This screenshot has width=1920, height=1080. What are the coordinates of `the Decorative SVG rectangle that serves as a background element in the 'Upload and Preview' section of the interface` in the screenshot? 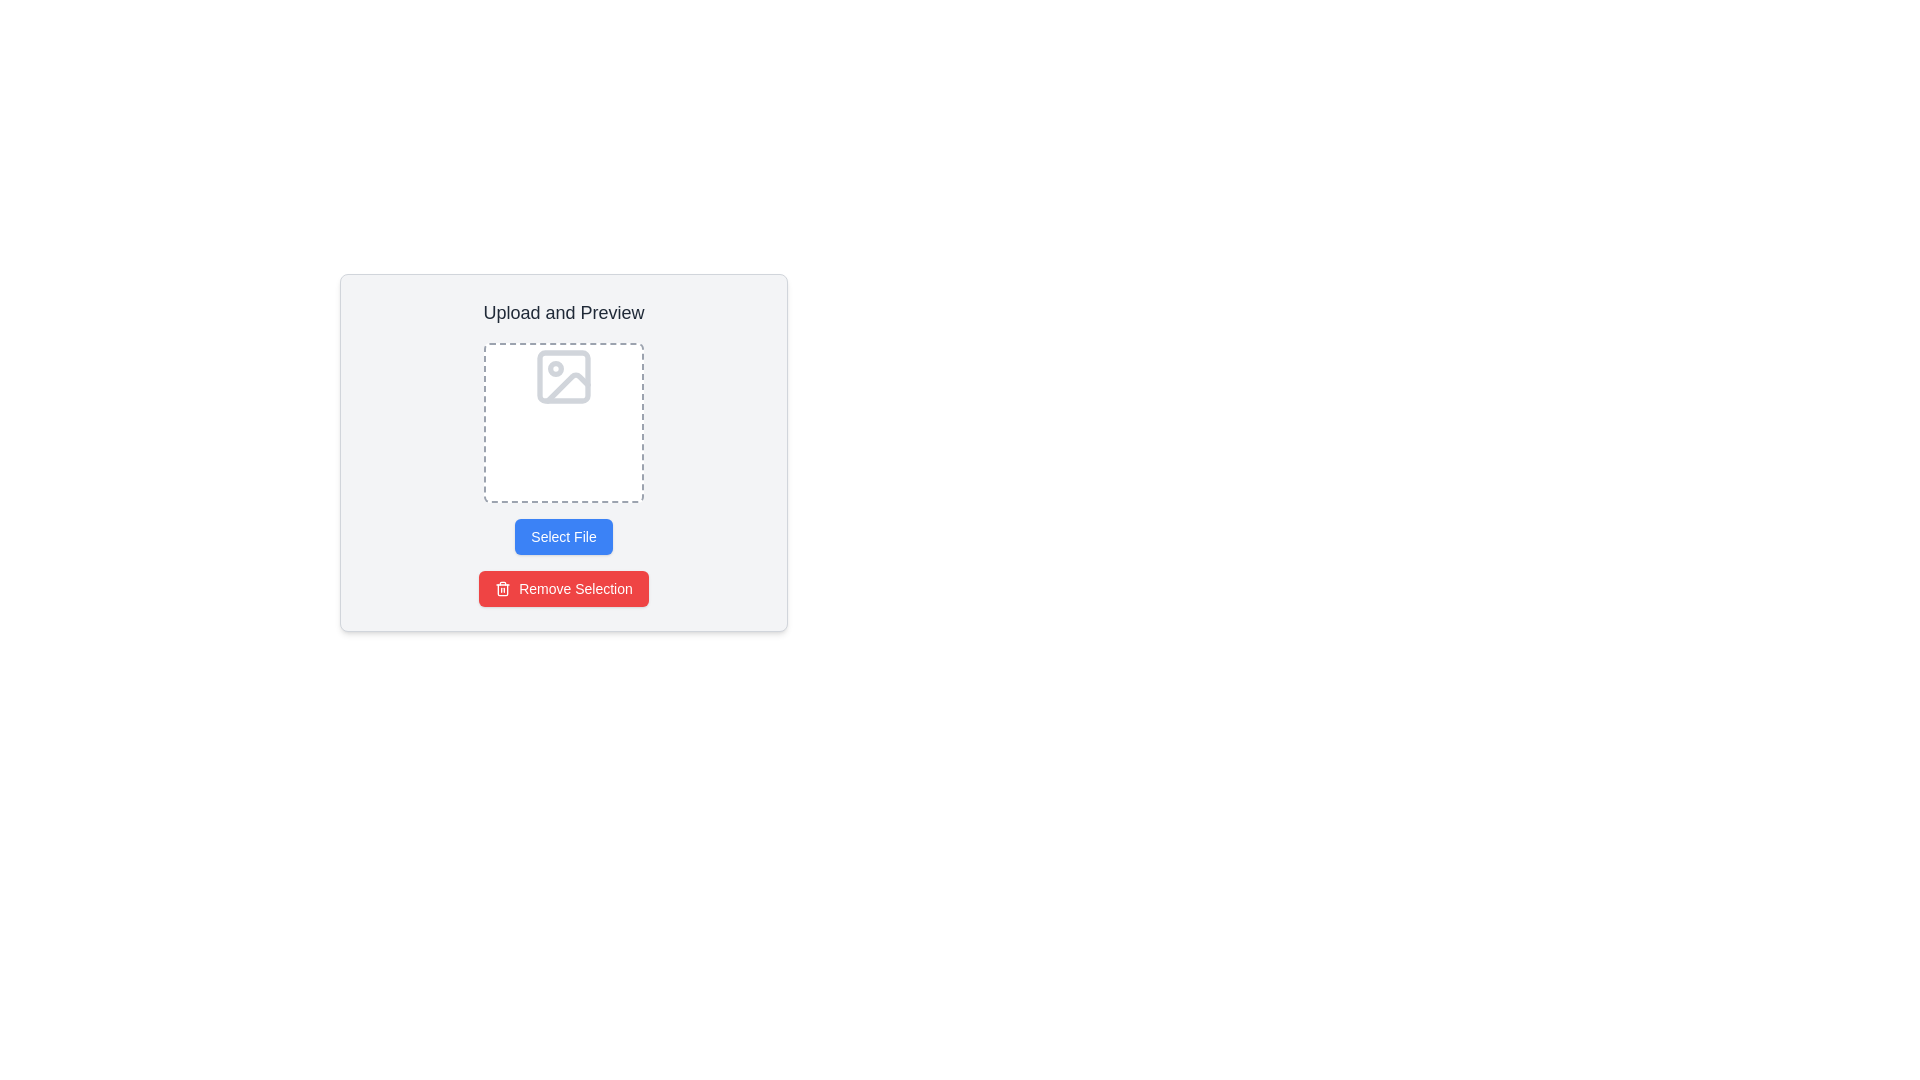 It's located at (563, 377).